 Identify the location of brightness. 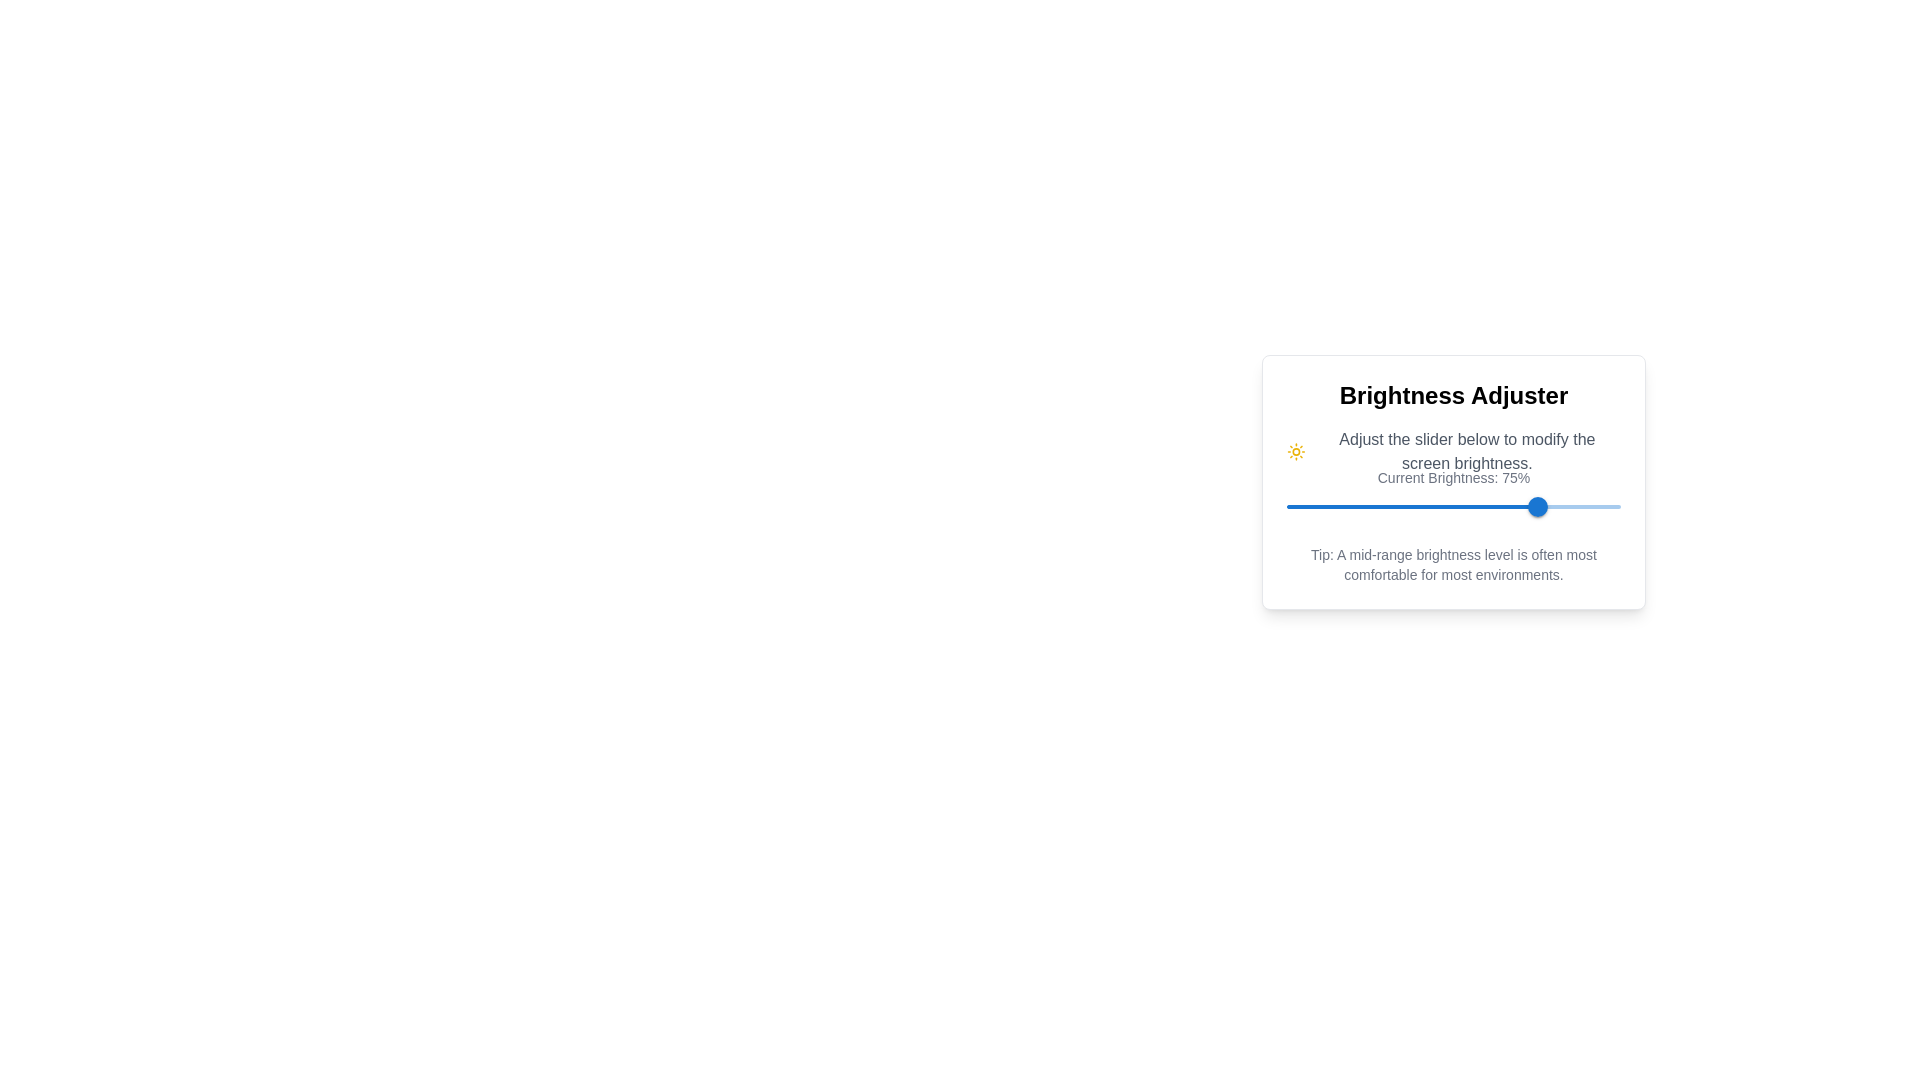
(1529, 505).